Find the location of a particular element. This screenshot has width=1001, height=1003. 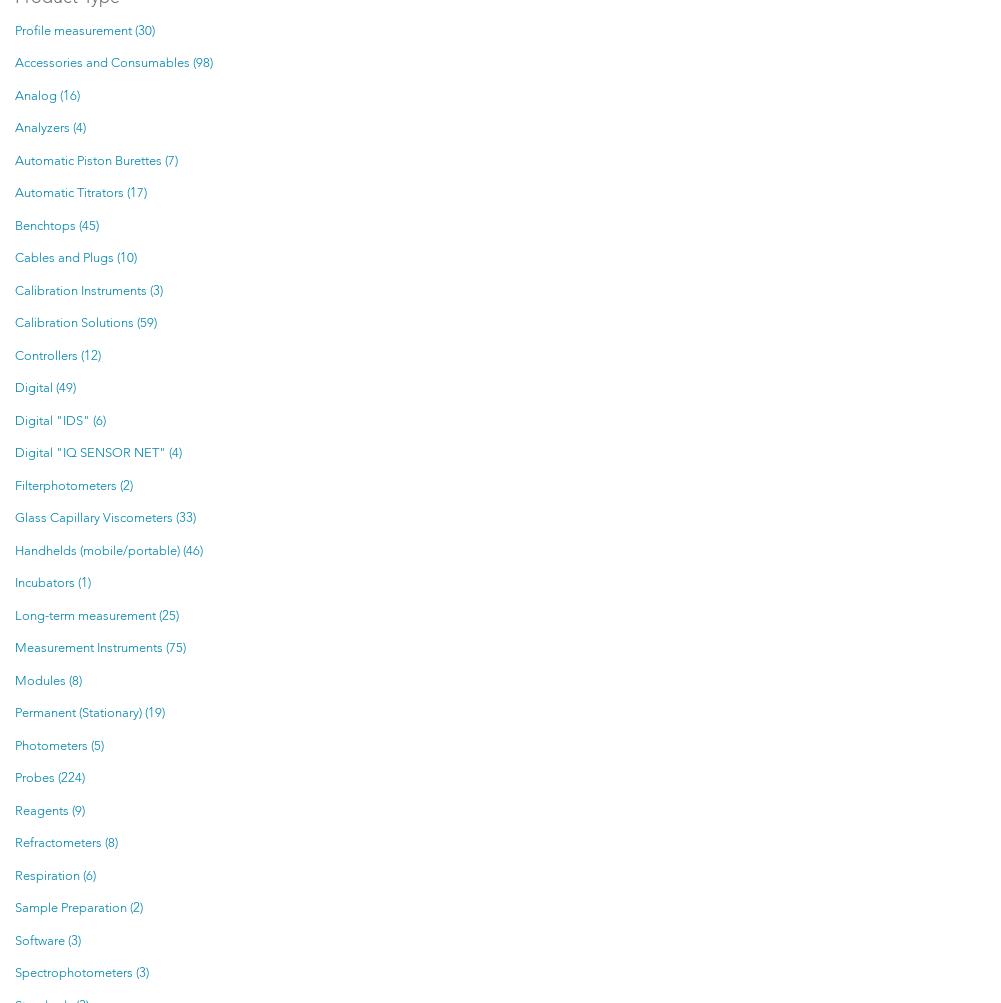

'Benchtops (45)' is located at coordinates (56, 225).